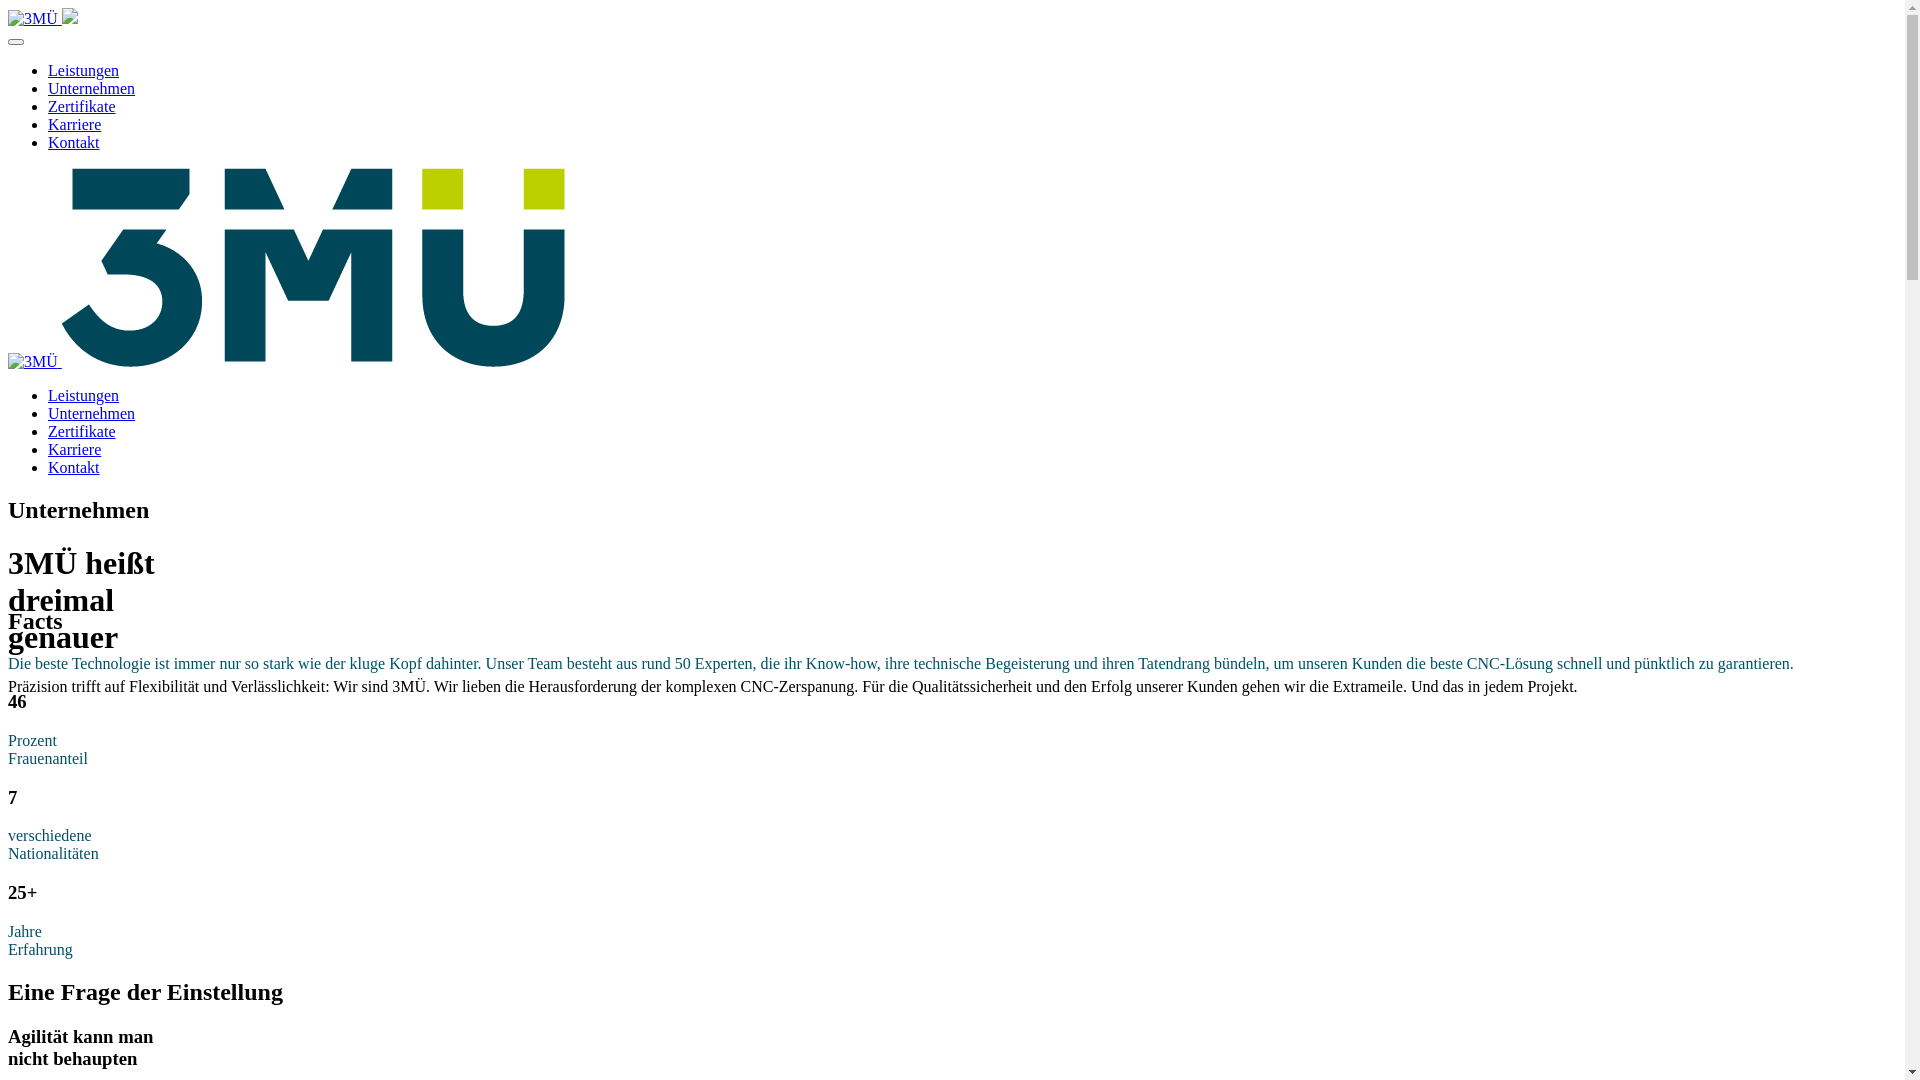 The width and height of the screenshot is (1920, 1080). I want to click on 'Kontakt', so click(73, 467).